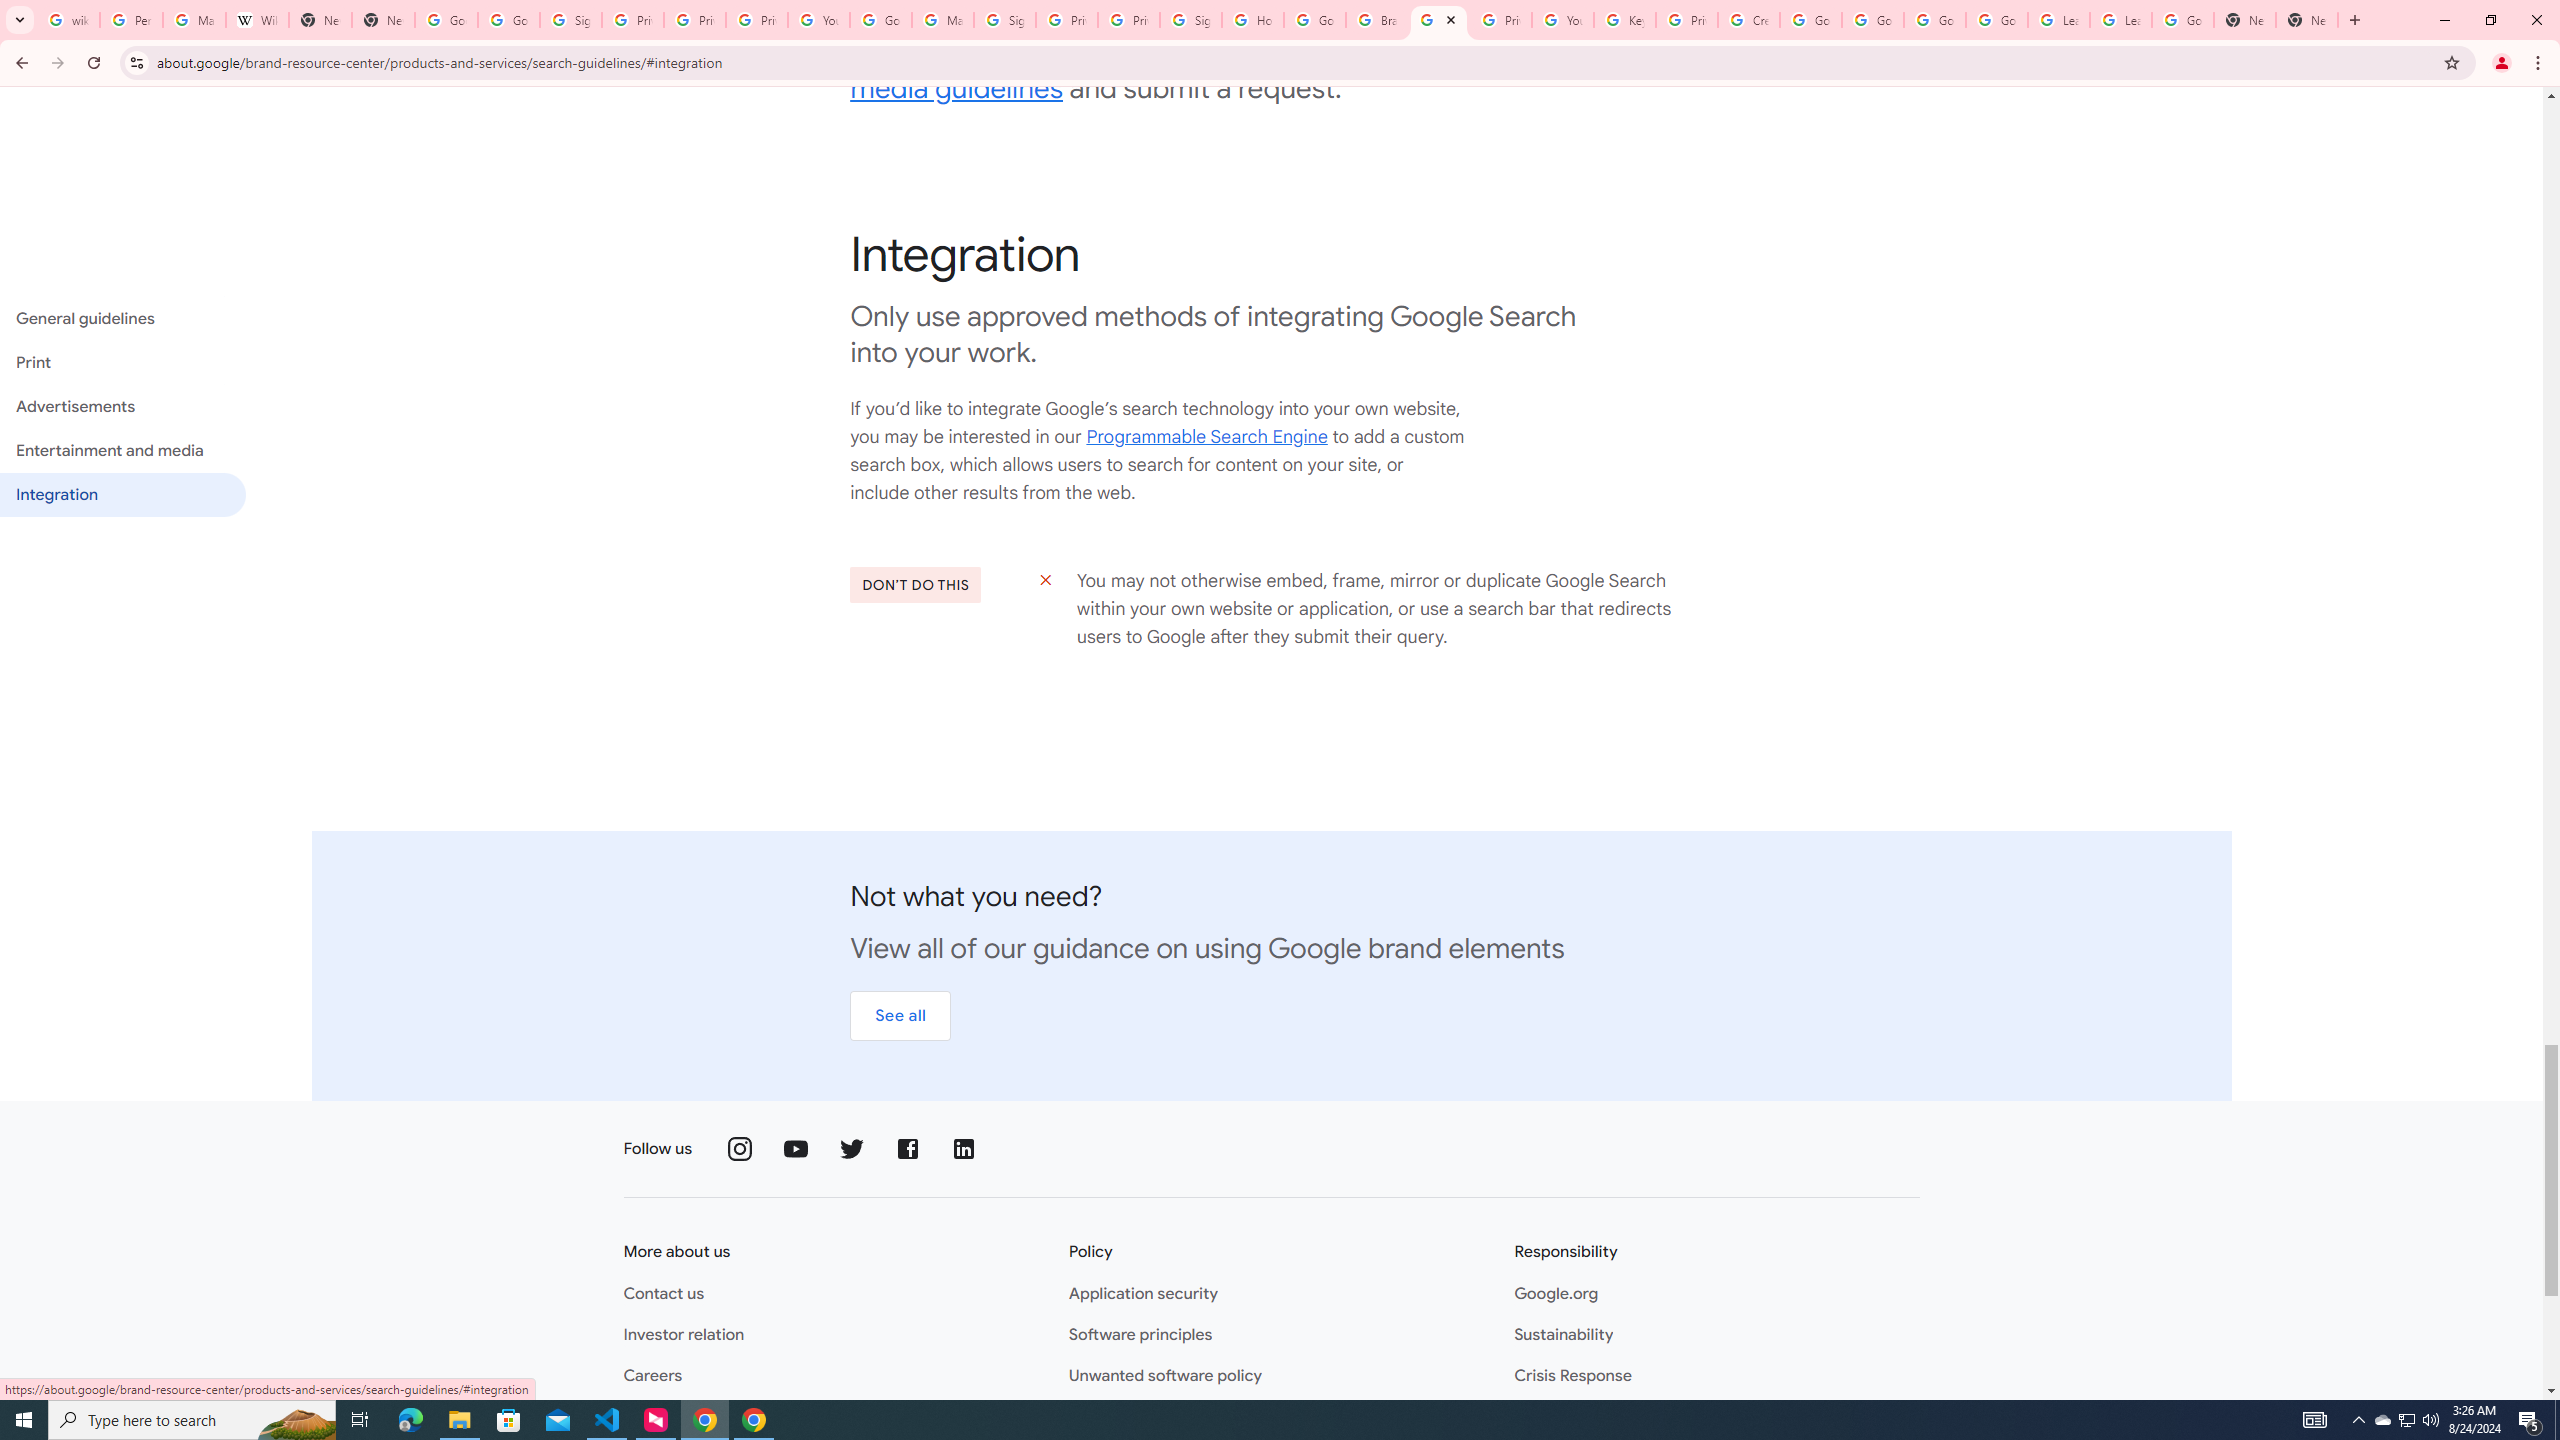  What do you see at coordinates (130, 19) in the screenshot?
I see `'Personalization & Google Search results - Google Search Help'` at bounding box center [130, 19].